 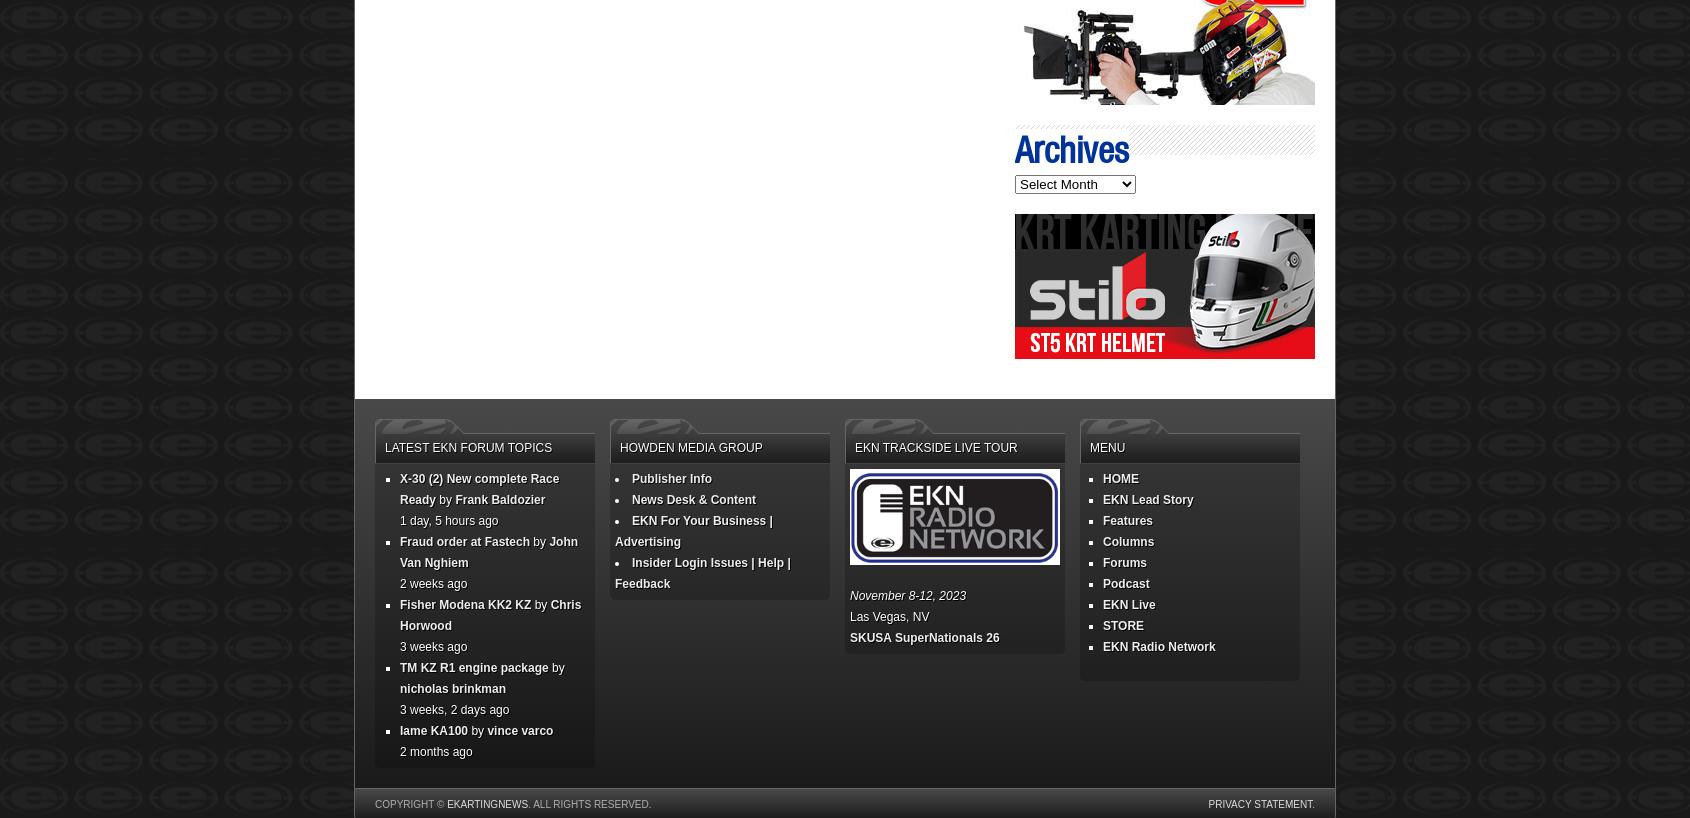 What do you see at coordinates (1126, 582) in the screenshot?
I see `'Podcast'` at bounding box center [1126, 582].